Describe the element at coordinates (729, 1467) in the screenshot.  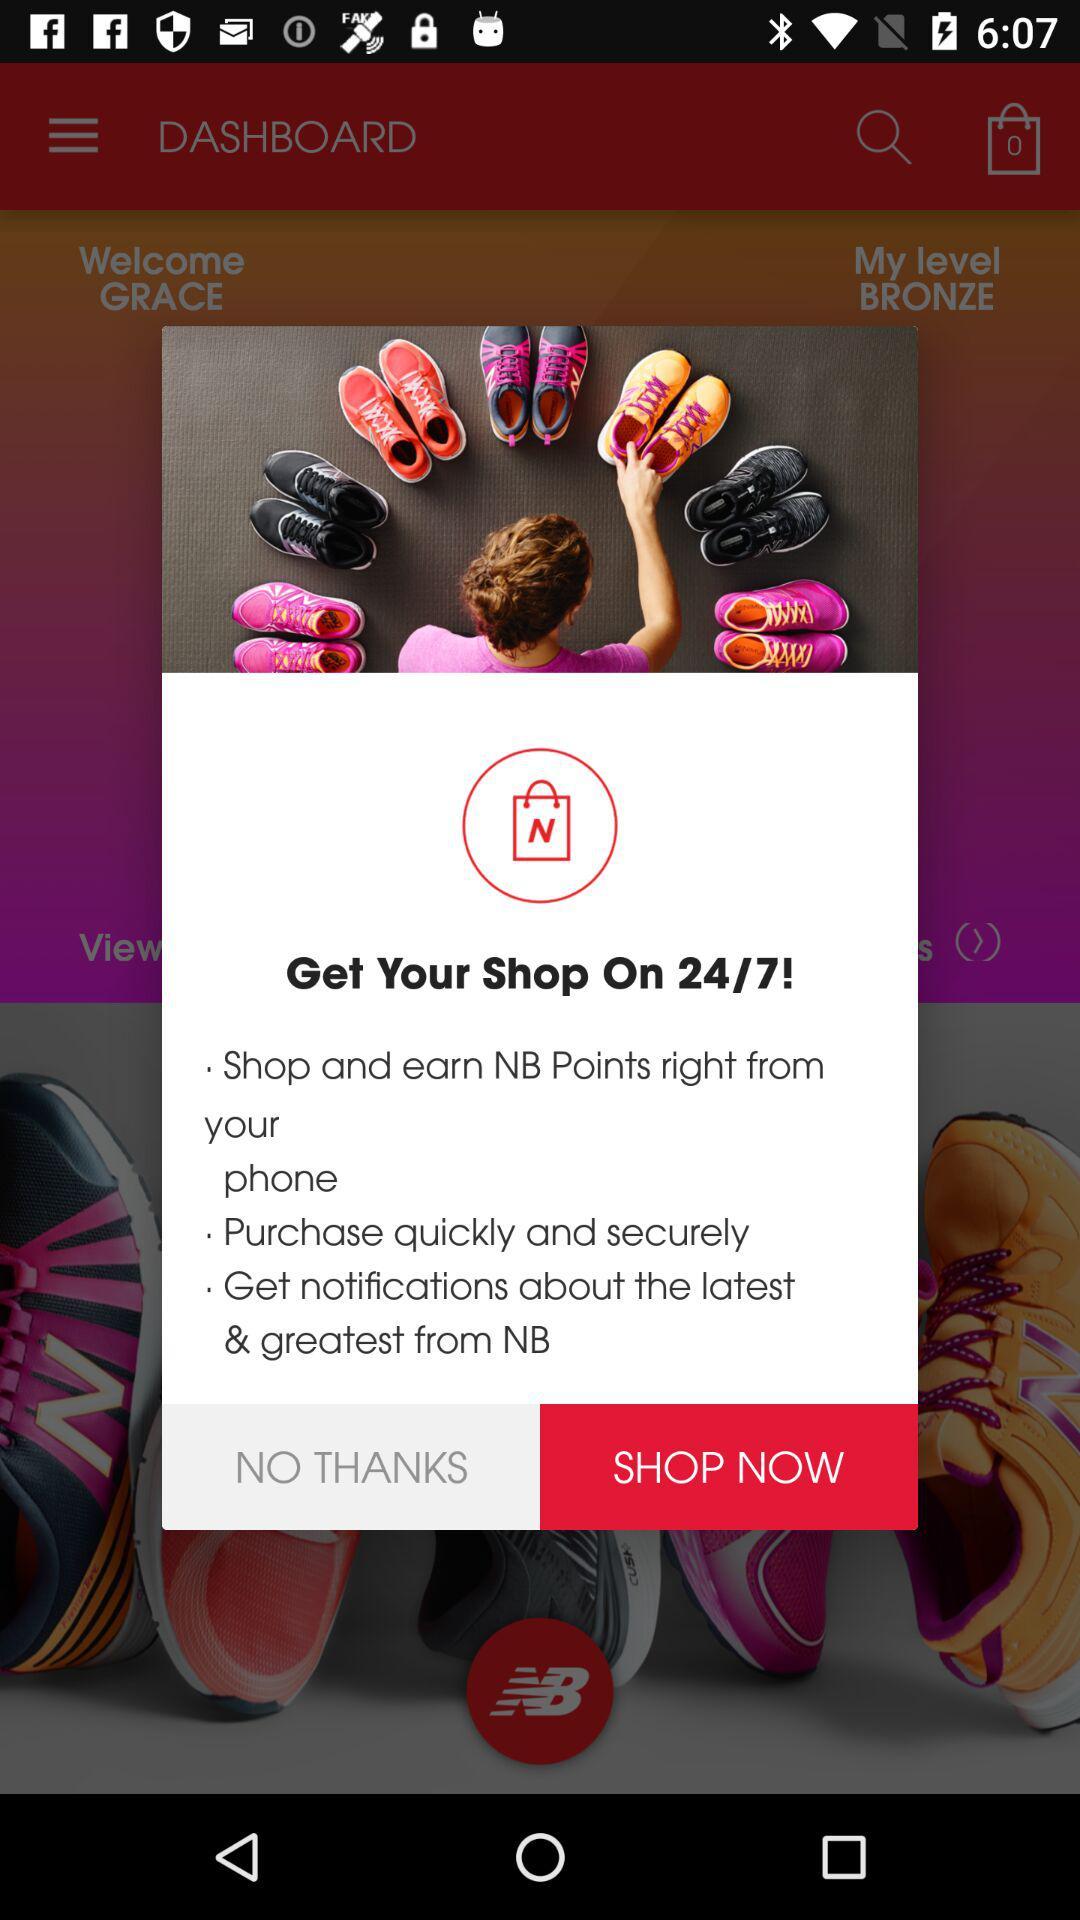
I see `the shop now` at that location.